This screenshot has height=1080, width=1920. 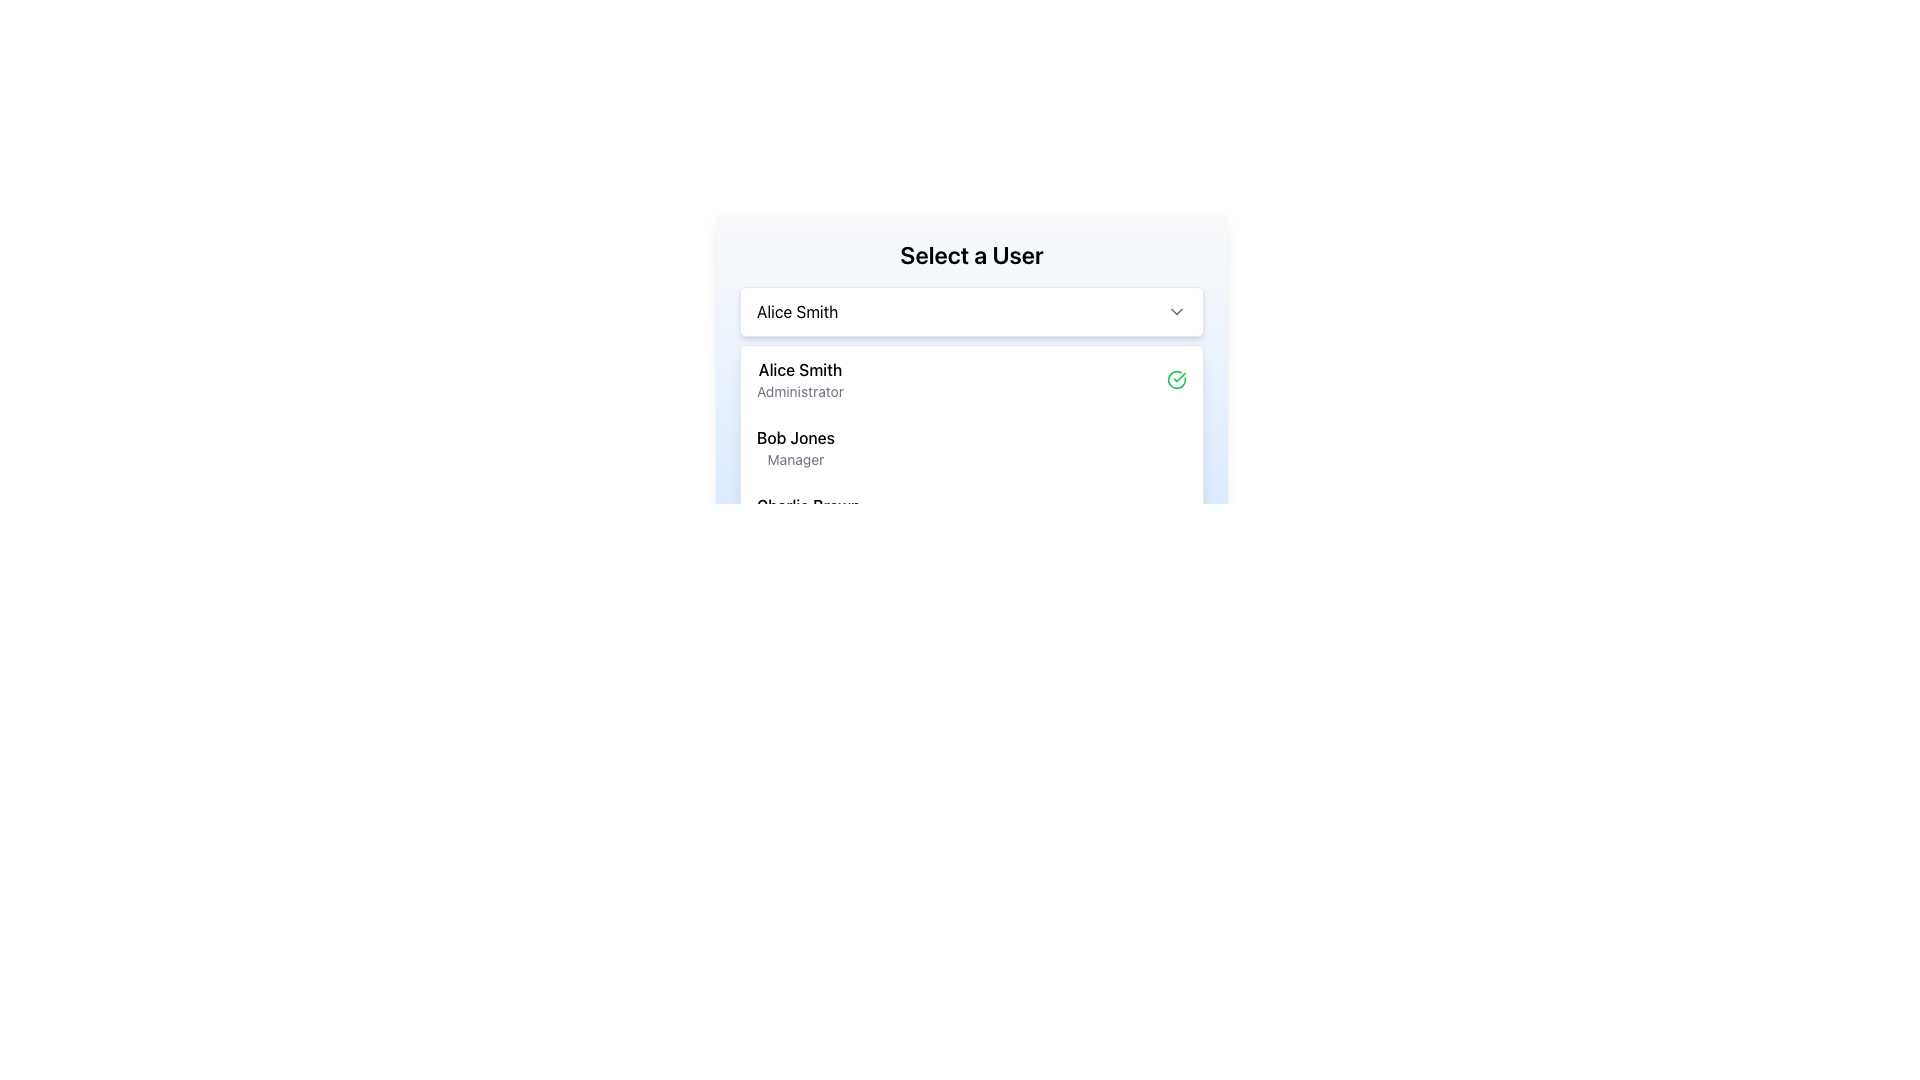 I want to click on the Downward Chevron Icon located at the right-hand side of the dropdown input field containing 'Alice Smith', so click(x=1176, y=312).